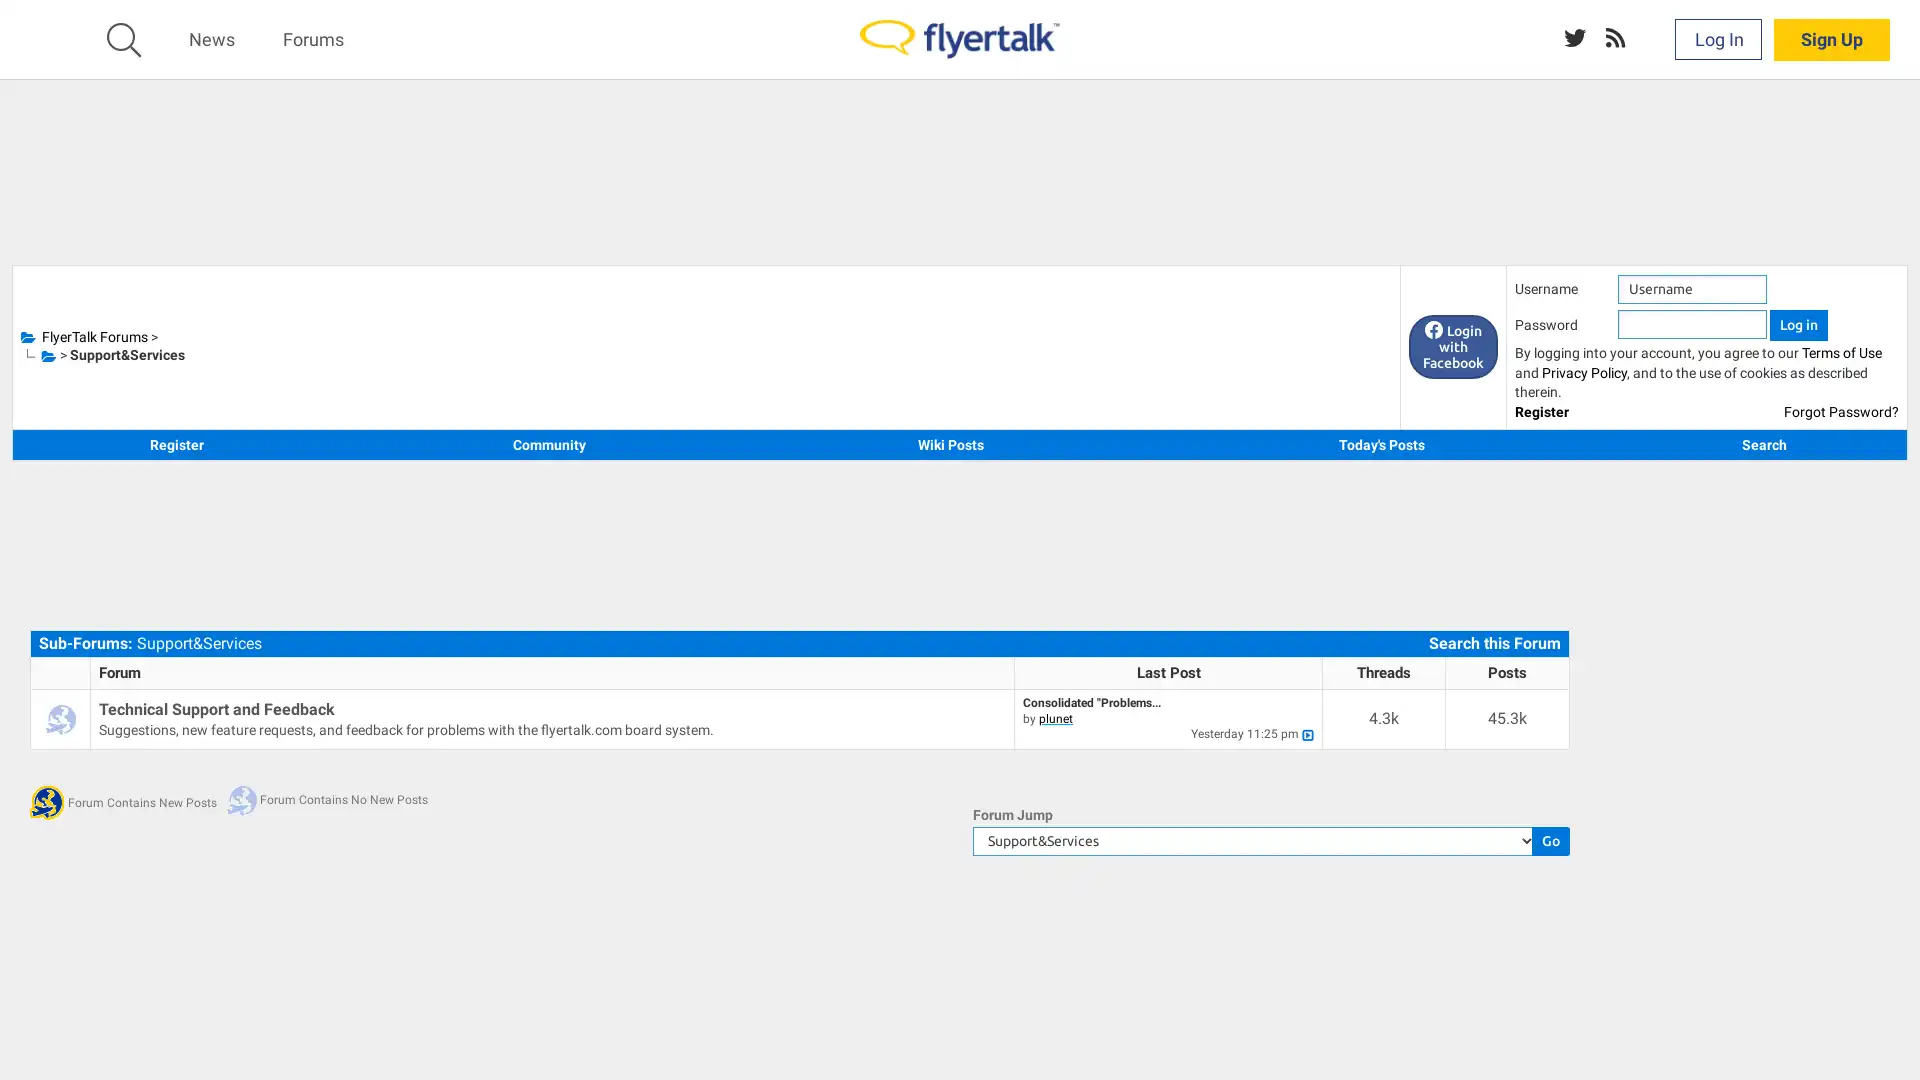  Describe the element at coordinates (1453, 346) in the screenshot. I see `Login with Facebook` at that location.